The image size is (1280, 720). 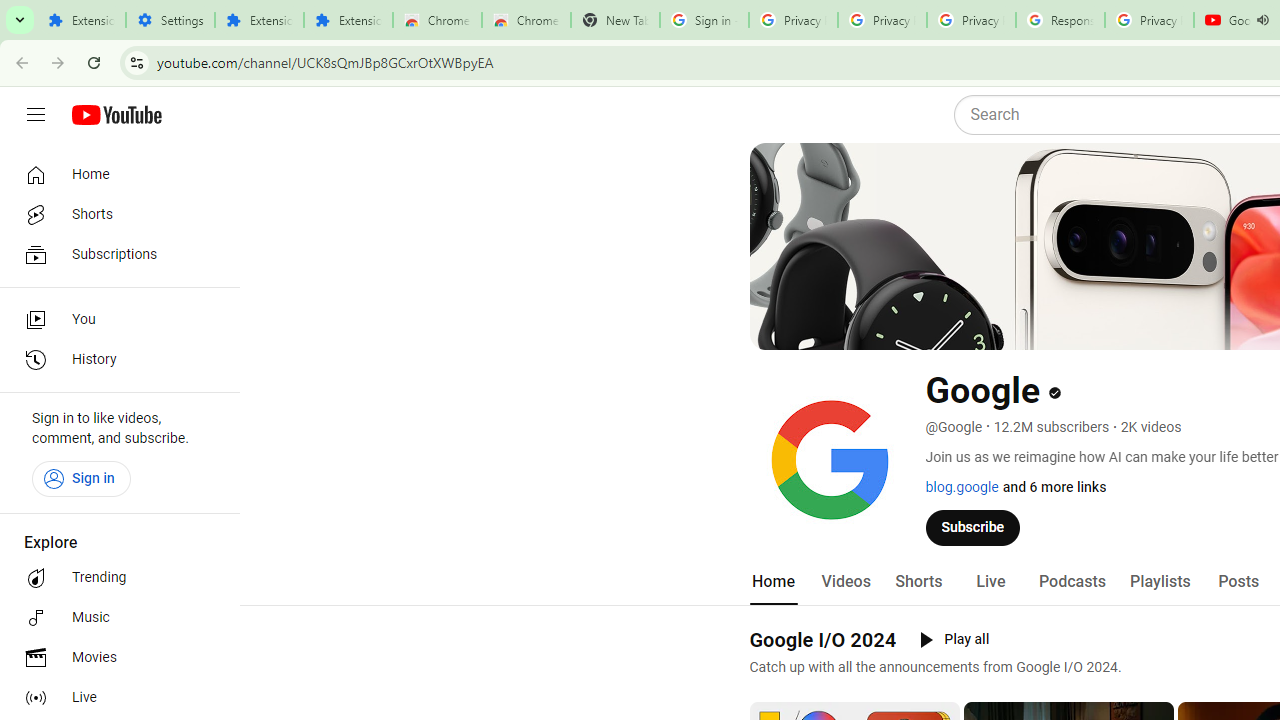 What do you see at coordinates (845, 581) in the screenshot?
I see `'Videos'` at bounding box center [845, 581].